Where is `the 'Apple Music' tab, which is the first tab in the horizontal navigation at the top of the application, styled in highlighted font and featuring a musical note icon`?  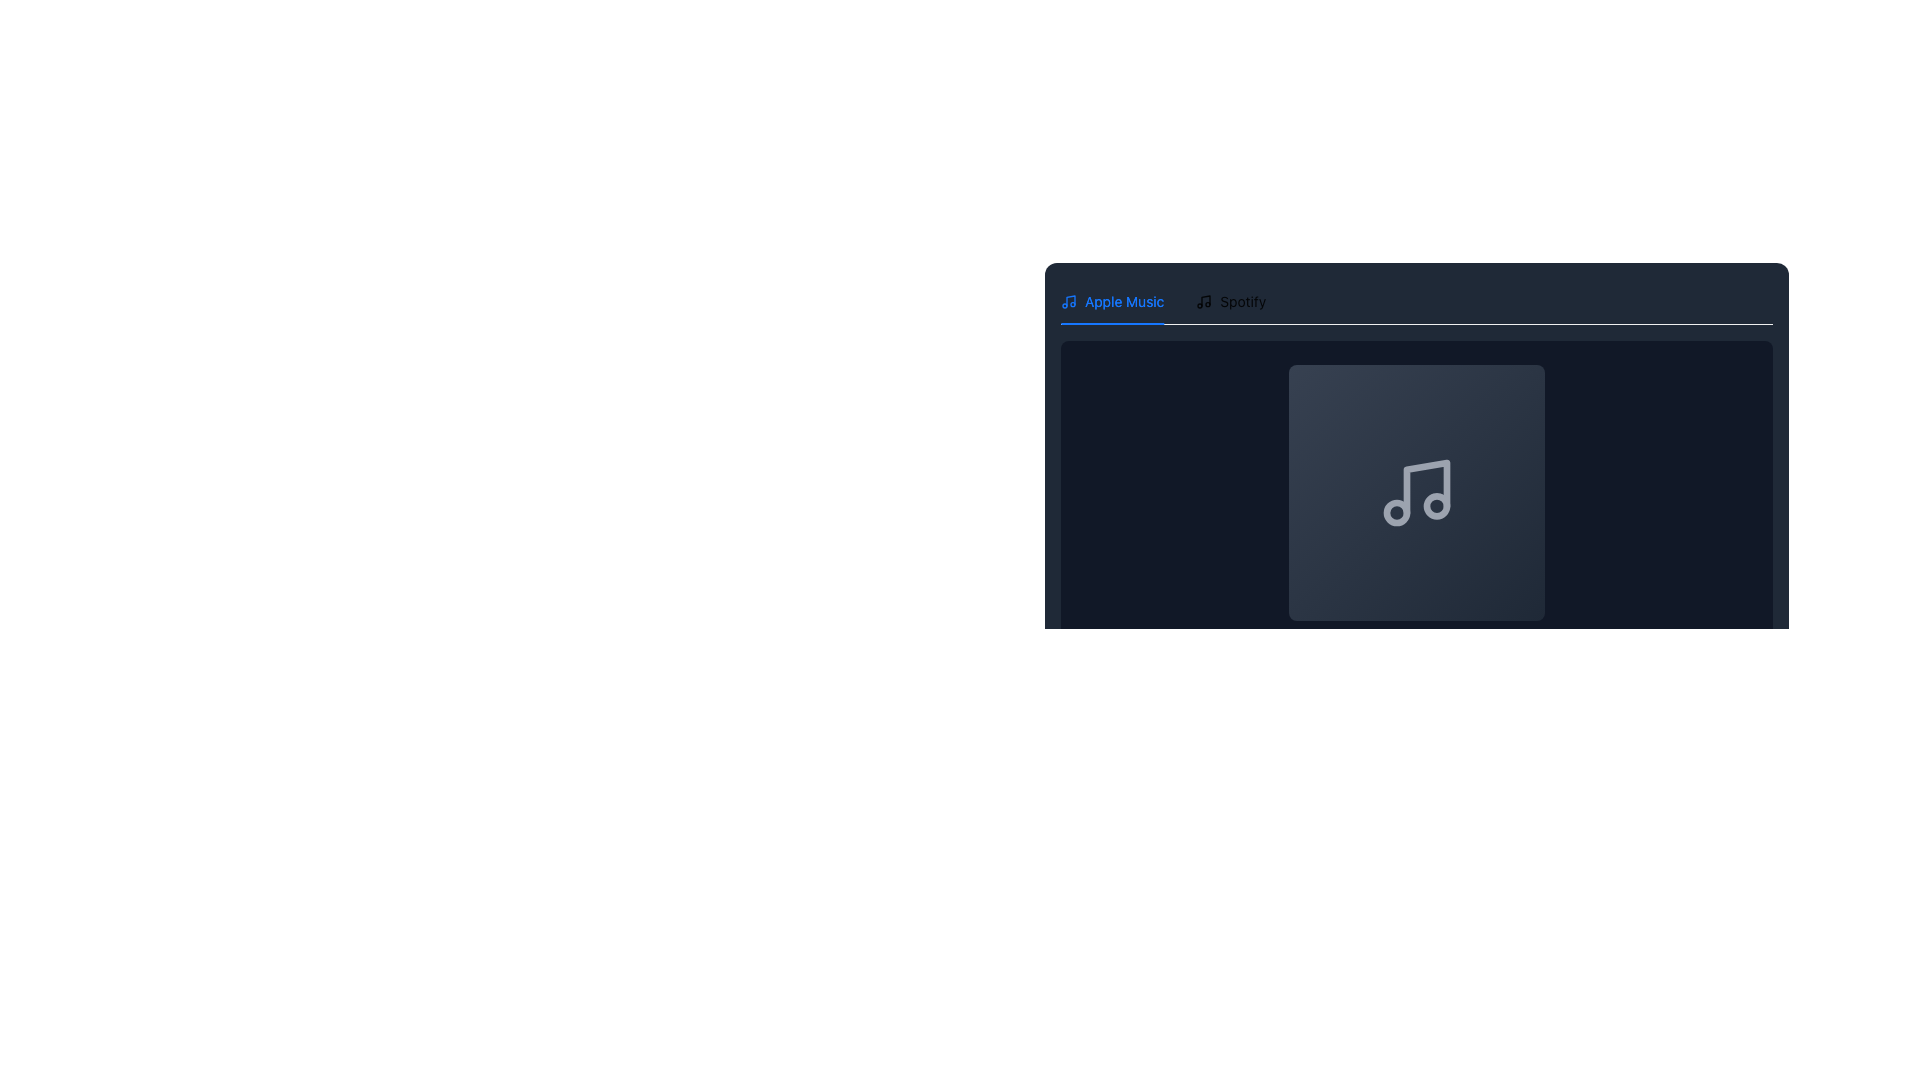
the 'Apple Music' tab, which is the first tab in the horizontal navigation at the top of the application, styled in highlighted font and featuring a musical note icon is located at coordinates (1111, 301).